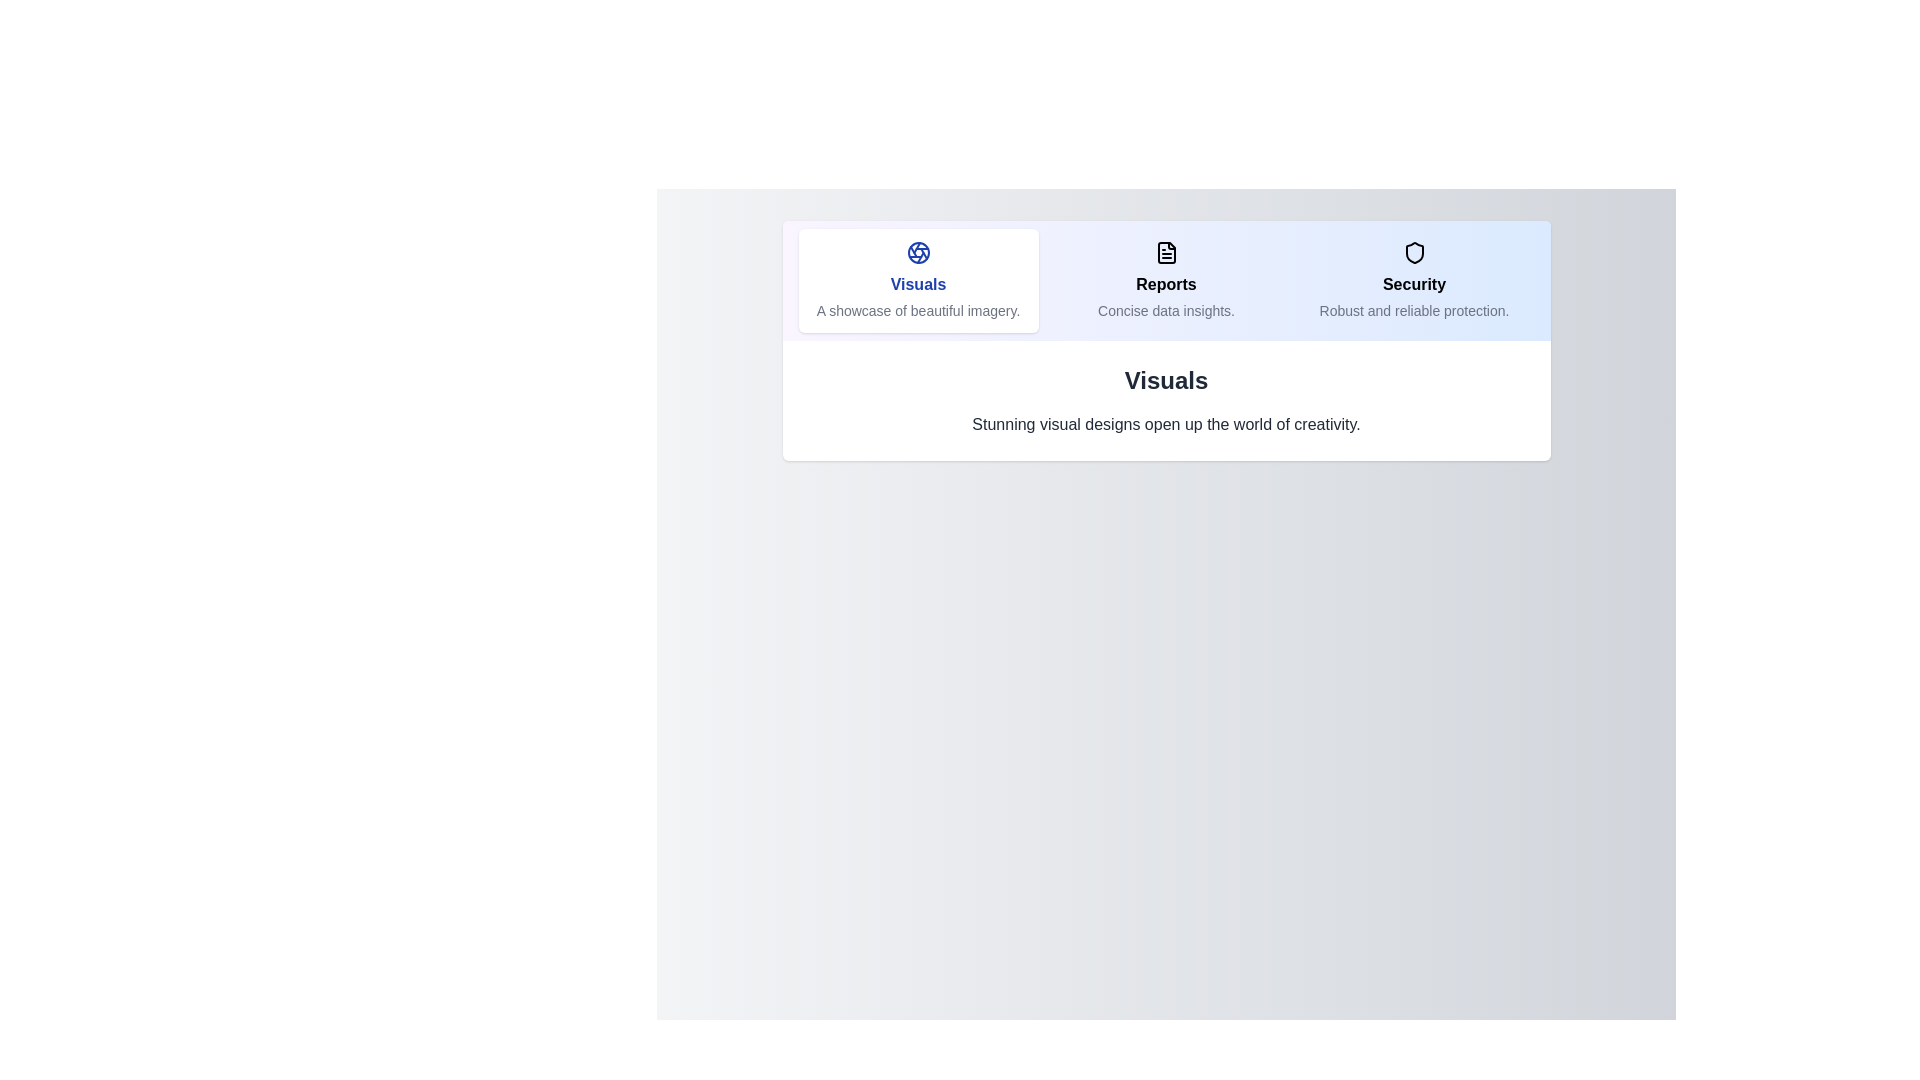 The height and width of the screenshot is (1080, 1920). Describe the element at coordinates (1413, 281) in the screenshot. I see `the Security tab to view its content` at that location.